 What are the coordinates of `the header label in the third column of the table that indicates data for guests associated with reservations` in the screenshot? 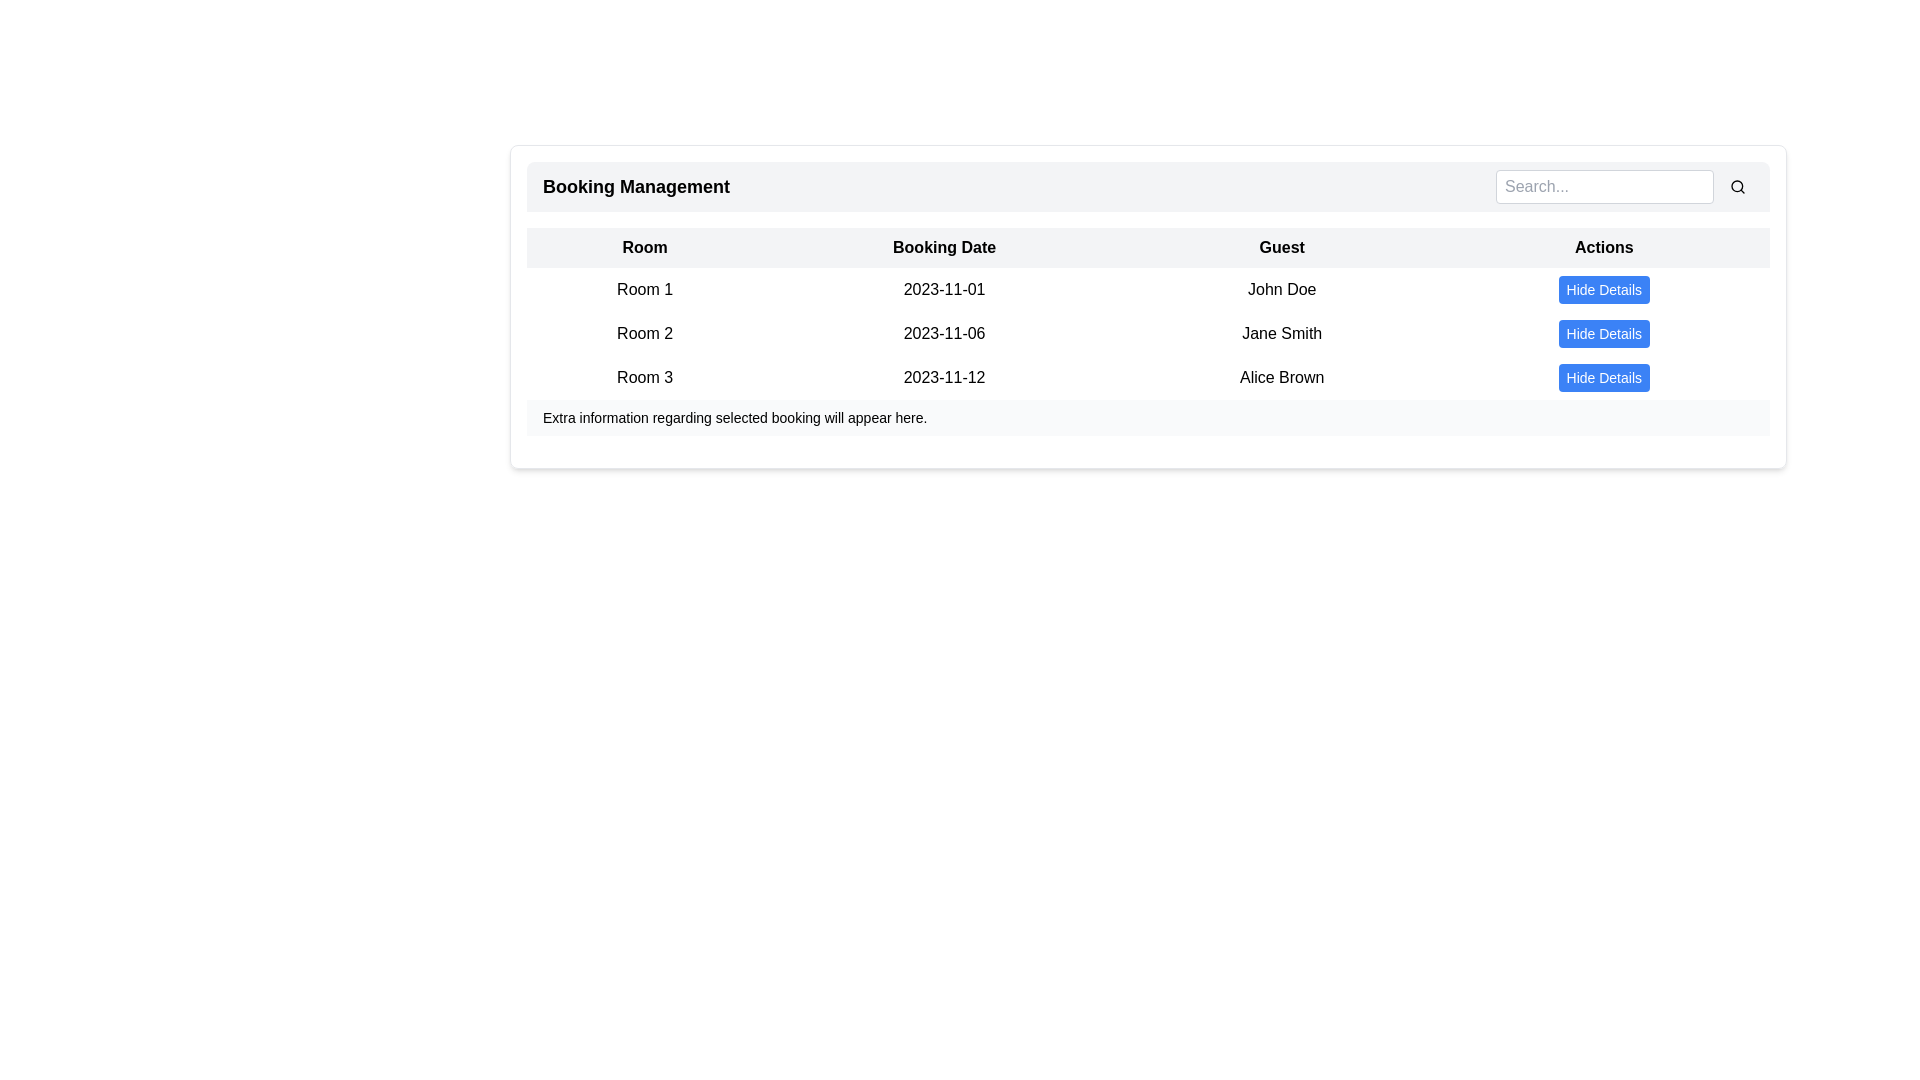 It's located at (1282, 246).